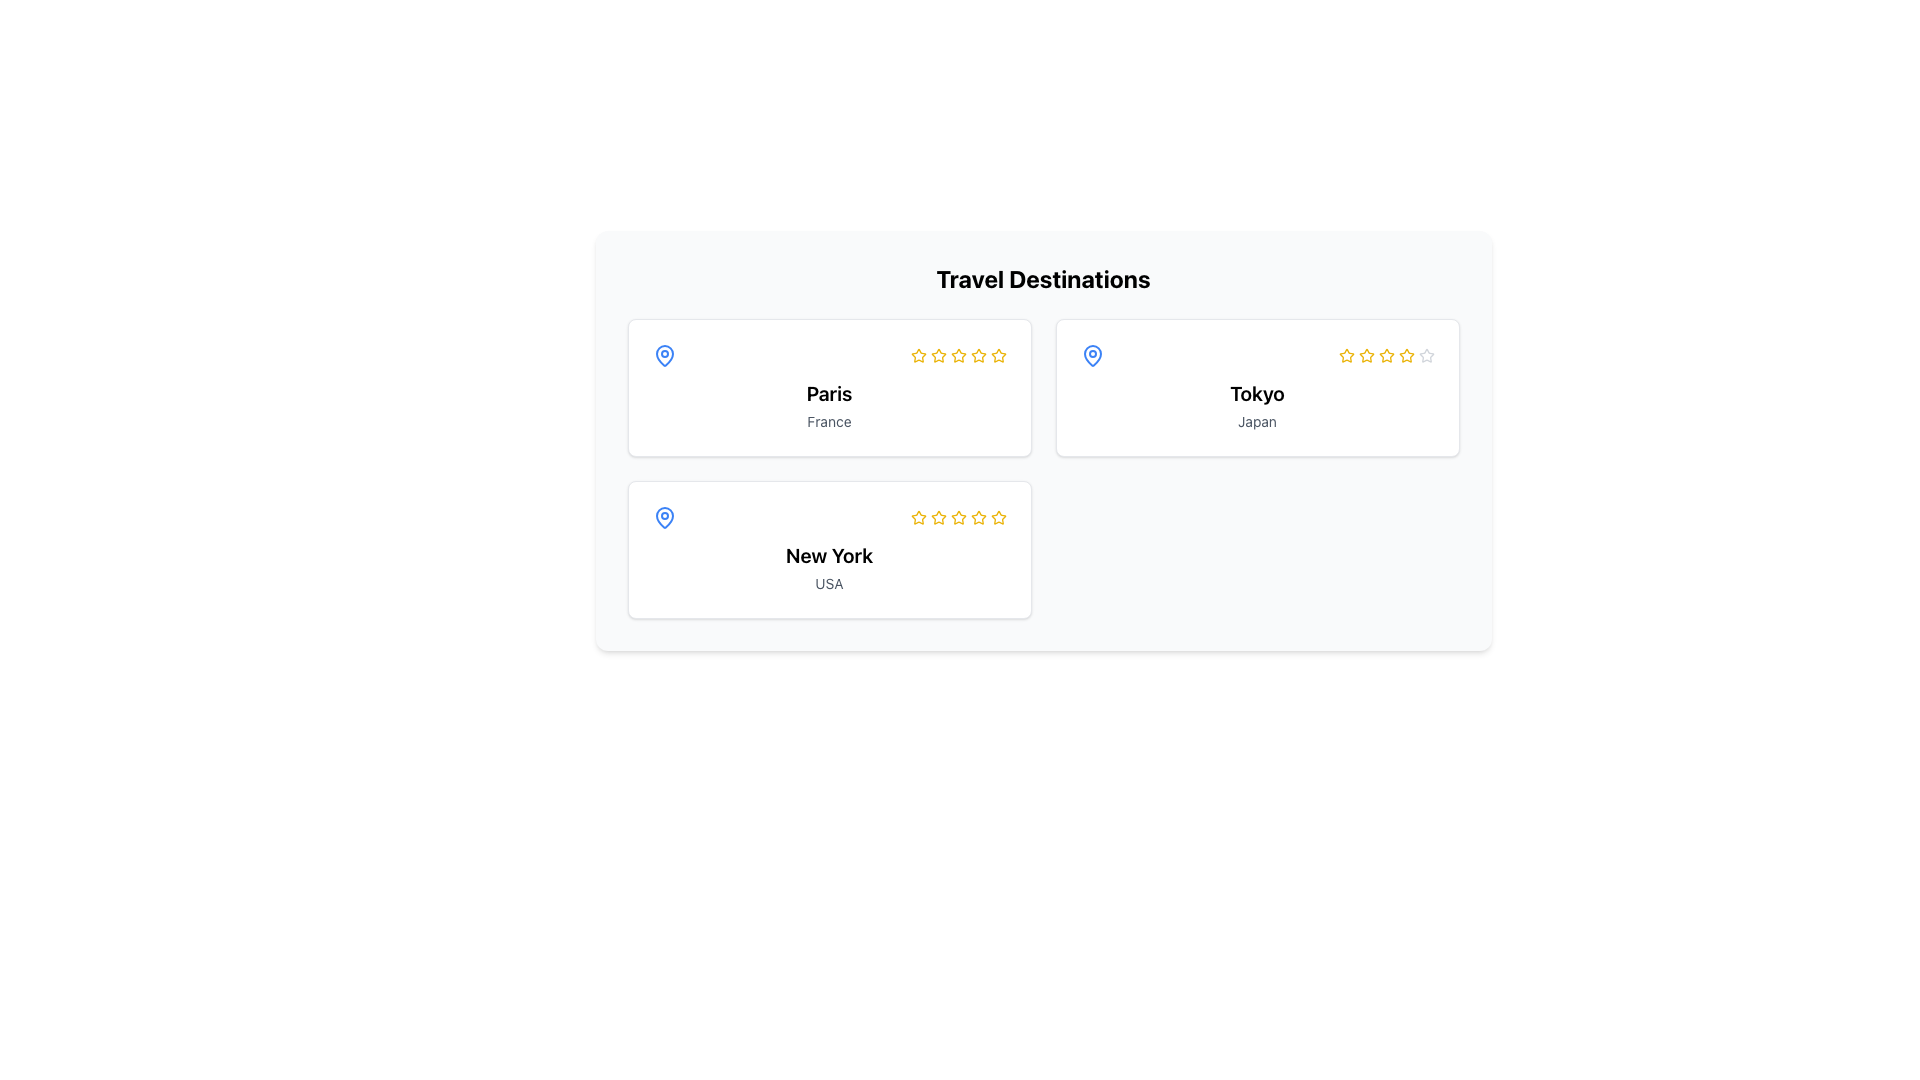  Describe the element at coordinates (1256, 354) in the screenshot. I see `the information displayed in the Information display component with a blue location marker icon and a rating bar, located in the top horizontal section of the Tokyo card component` at that location.